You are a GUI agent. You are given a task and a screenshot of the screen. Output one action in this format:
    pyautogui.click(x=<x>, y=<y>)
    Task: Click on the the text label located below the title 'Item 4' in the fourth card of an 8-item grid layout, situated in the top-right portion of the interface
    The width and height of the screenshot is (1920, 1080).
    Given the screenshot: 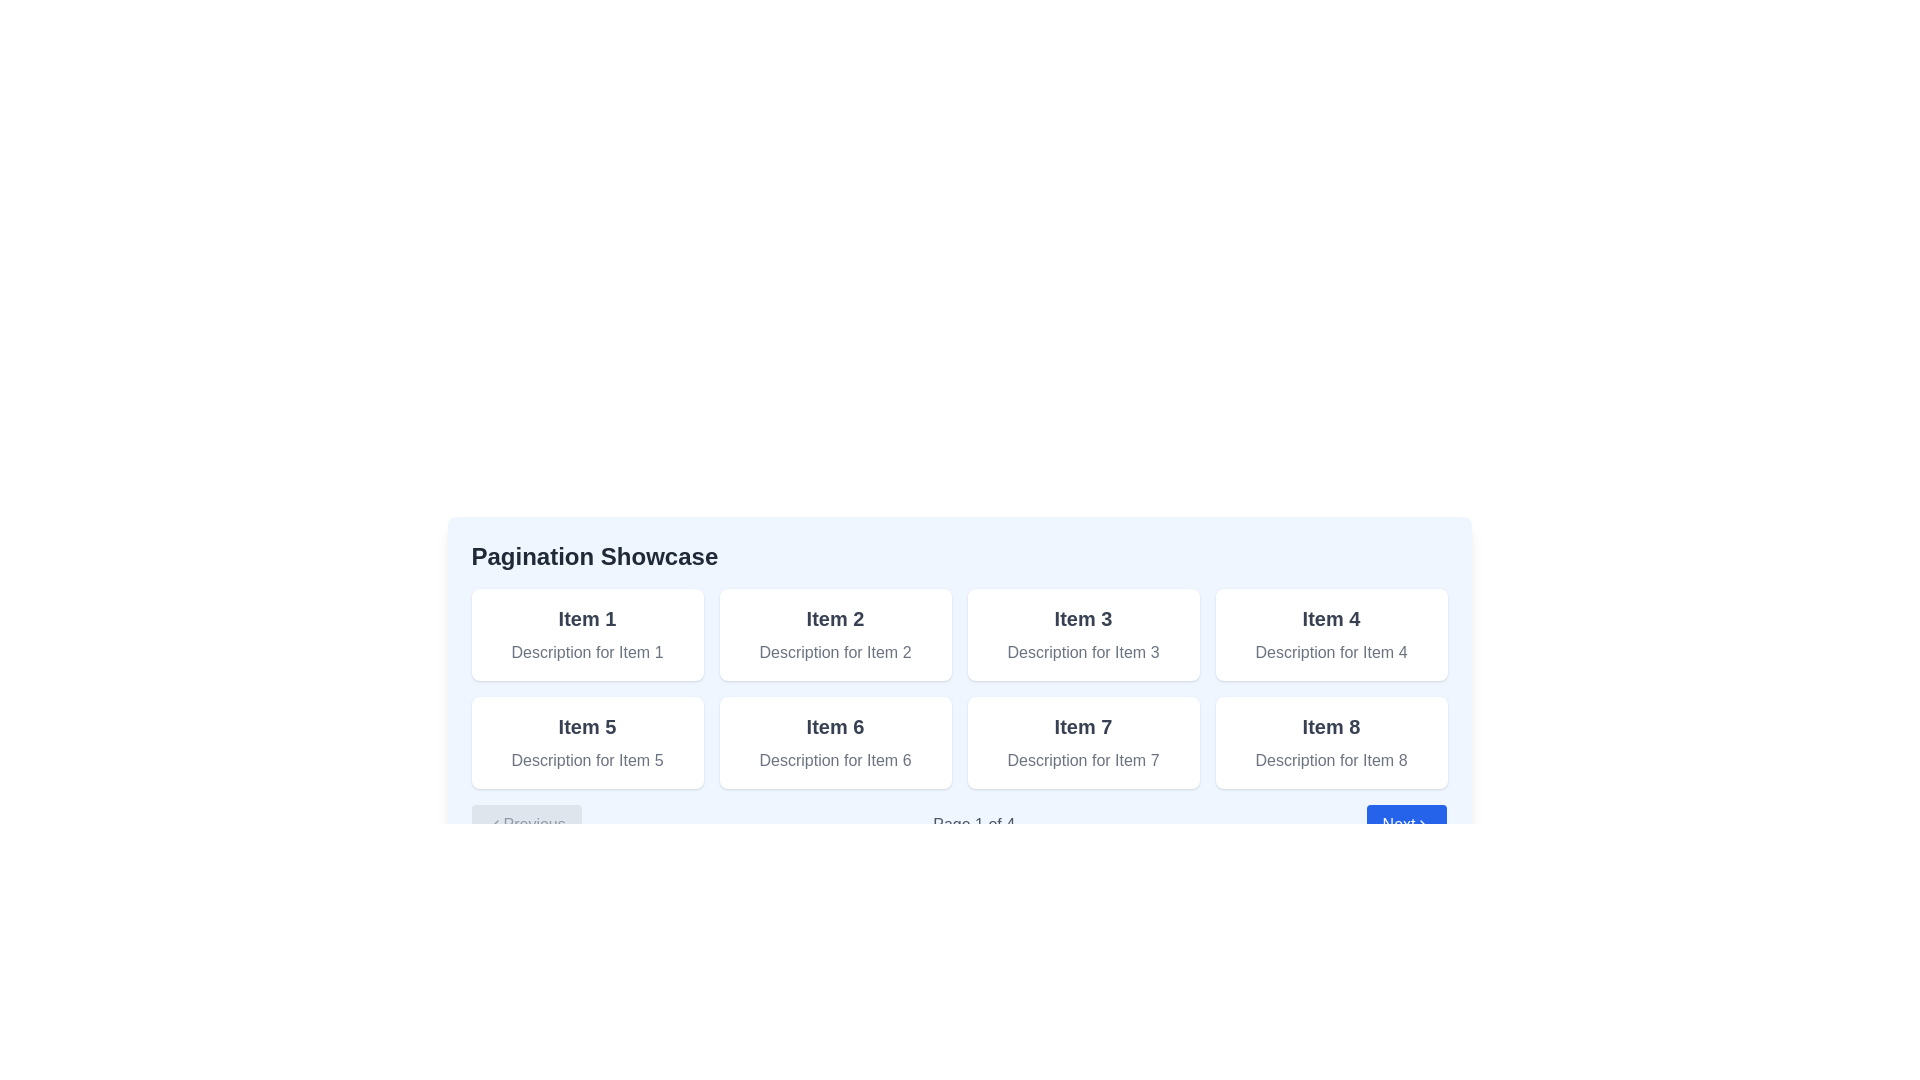 What is the action you would take?
    pyautogui.click(x=1331, y=652)
    